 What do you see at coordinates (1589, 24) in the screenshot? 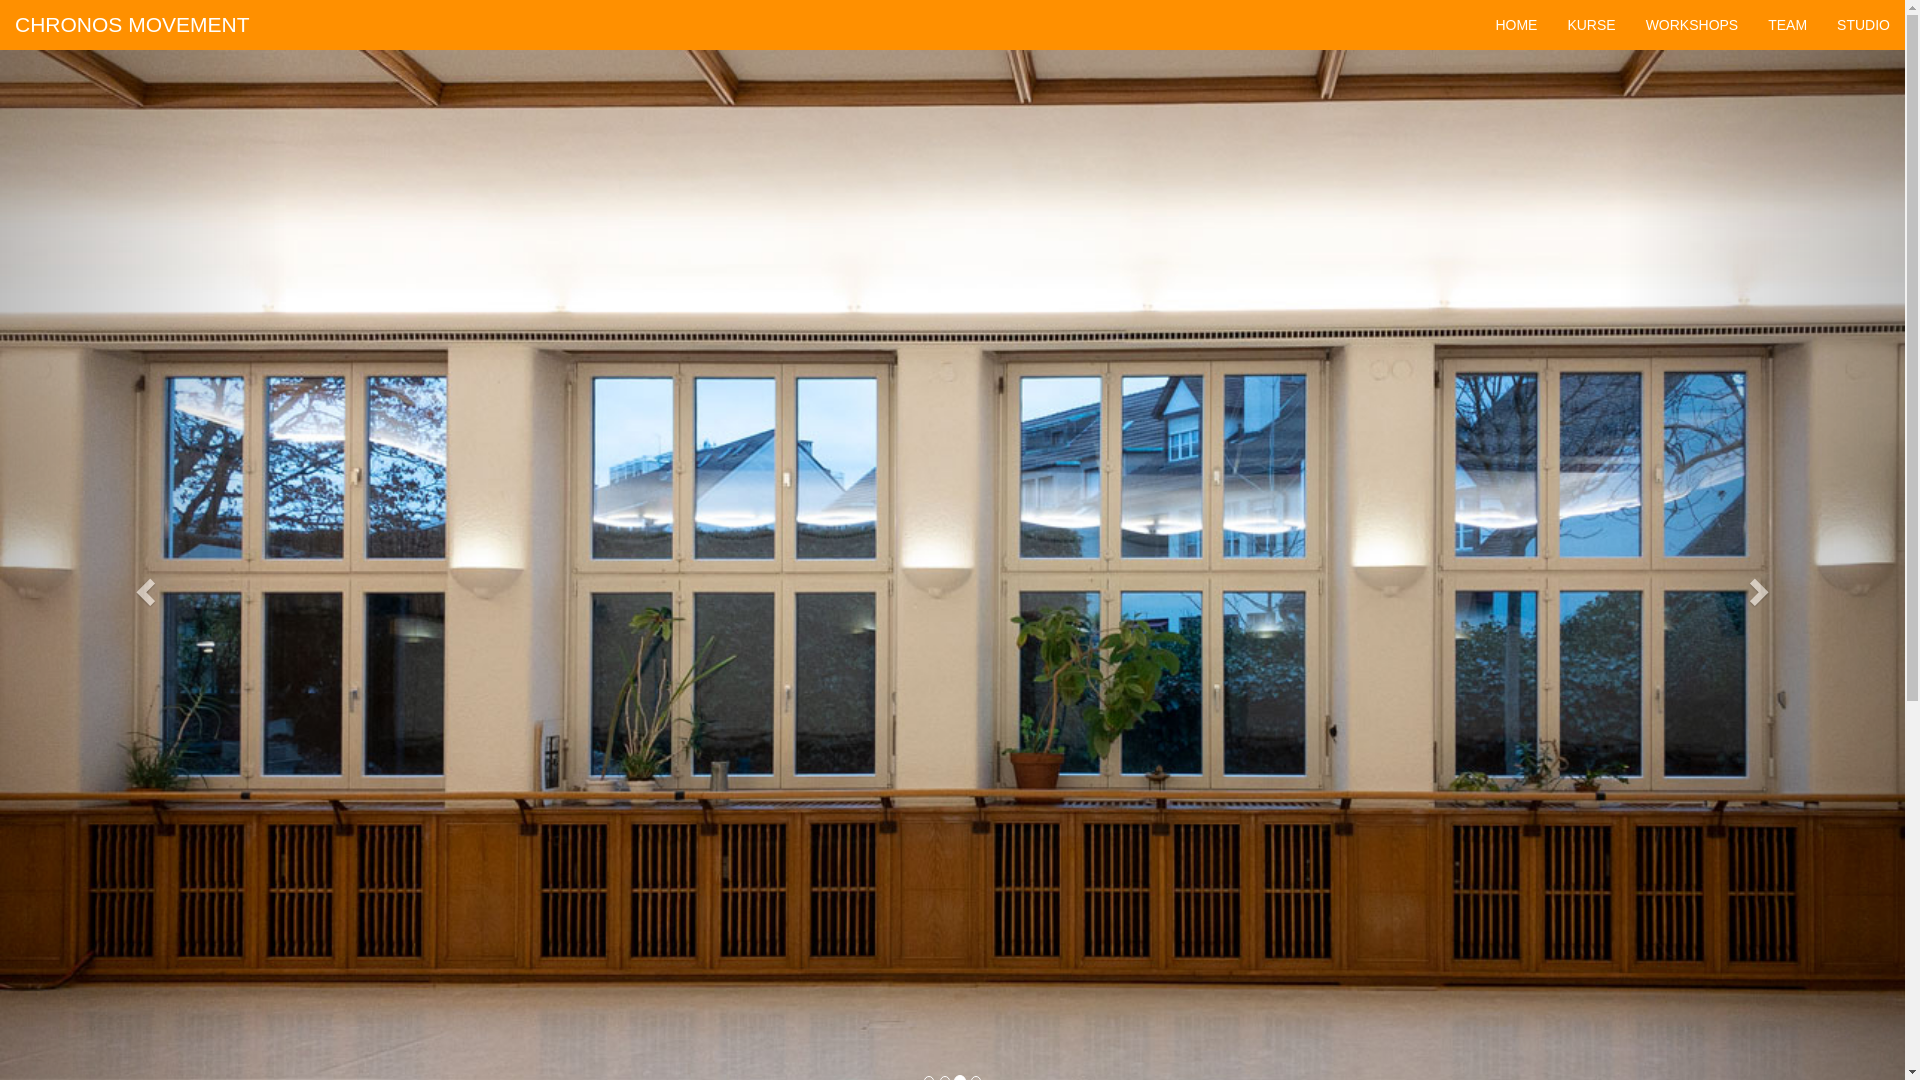
I see `'KURSE'` at bounding box center [1589, 24].